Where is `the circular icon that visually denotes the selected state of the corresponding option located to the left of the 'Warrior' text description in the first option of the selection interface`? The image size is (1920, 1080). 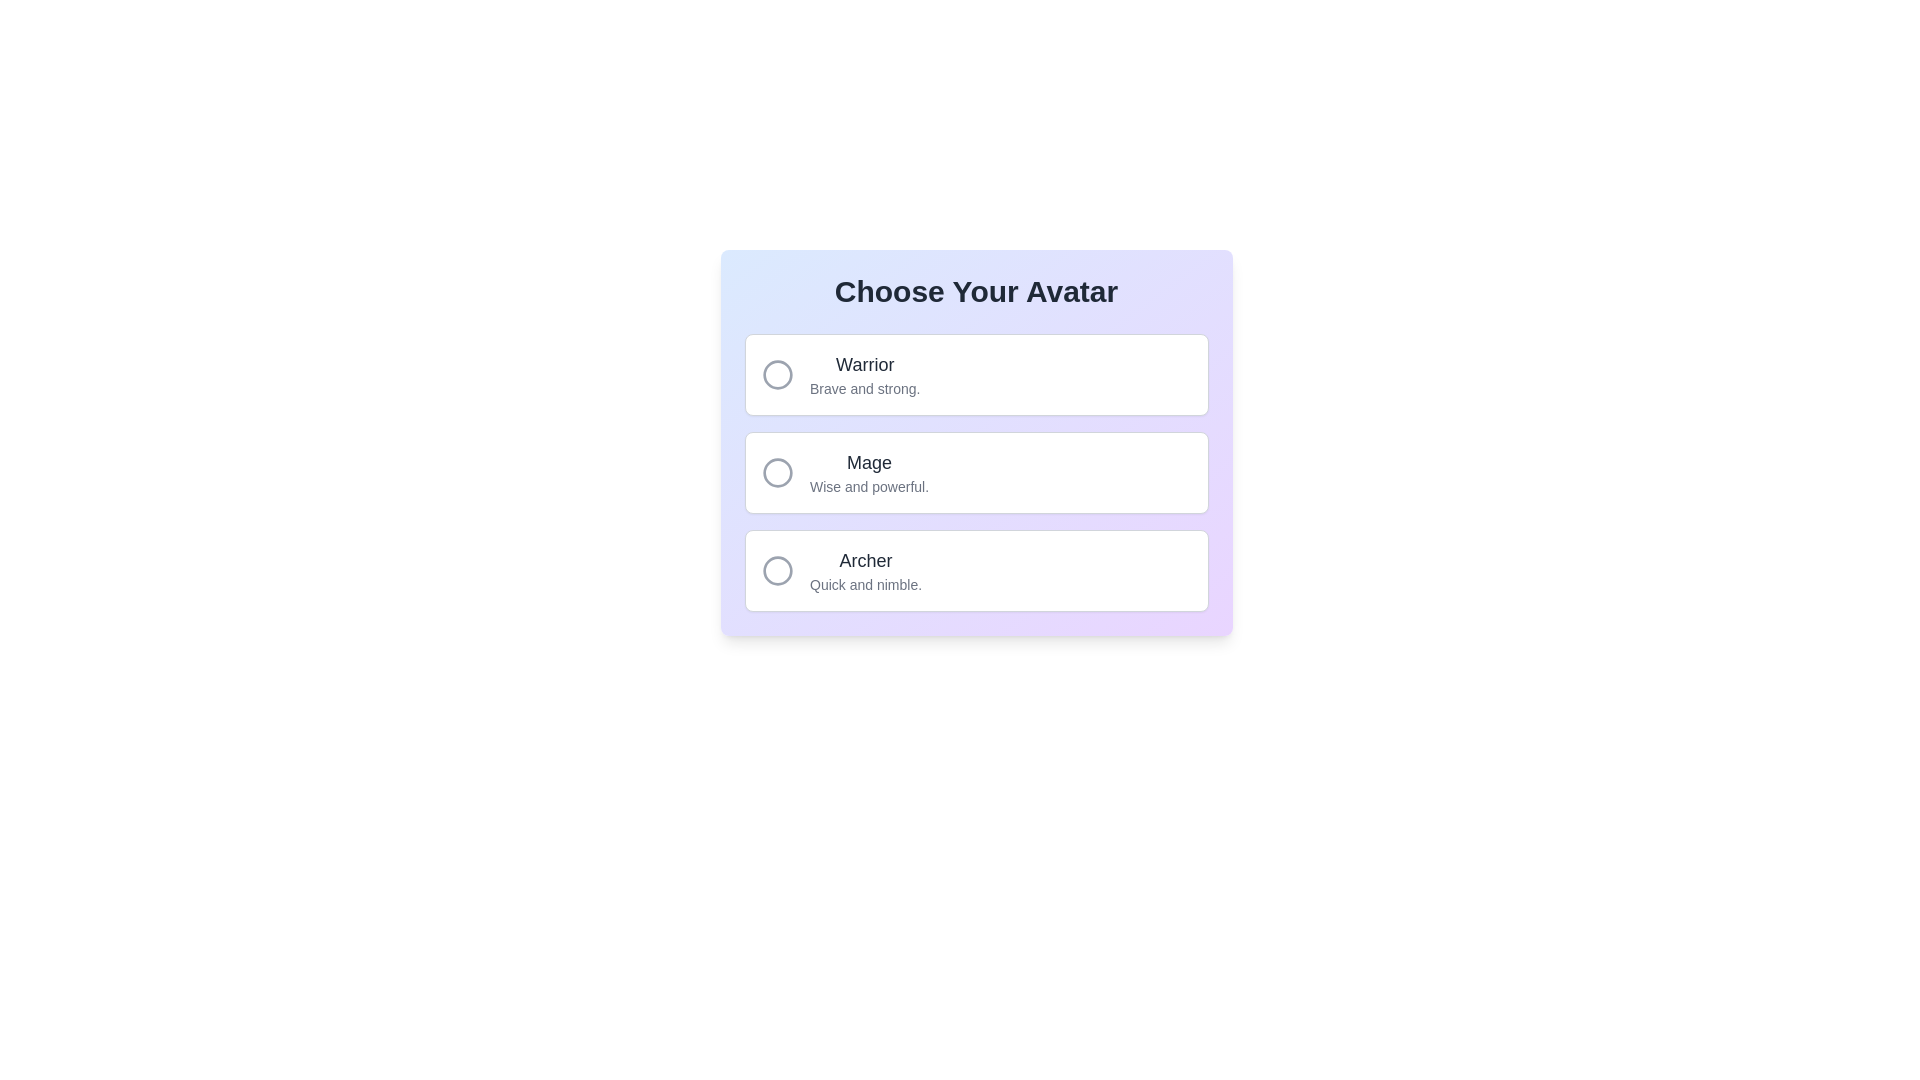
the circular icon that visually denotes the selected state of the corresponding option located to the left of the 'Warrior' text description in the first option of the selection interface is located at coordinates (776, 374).